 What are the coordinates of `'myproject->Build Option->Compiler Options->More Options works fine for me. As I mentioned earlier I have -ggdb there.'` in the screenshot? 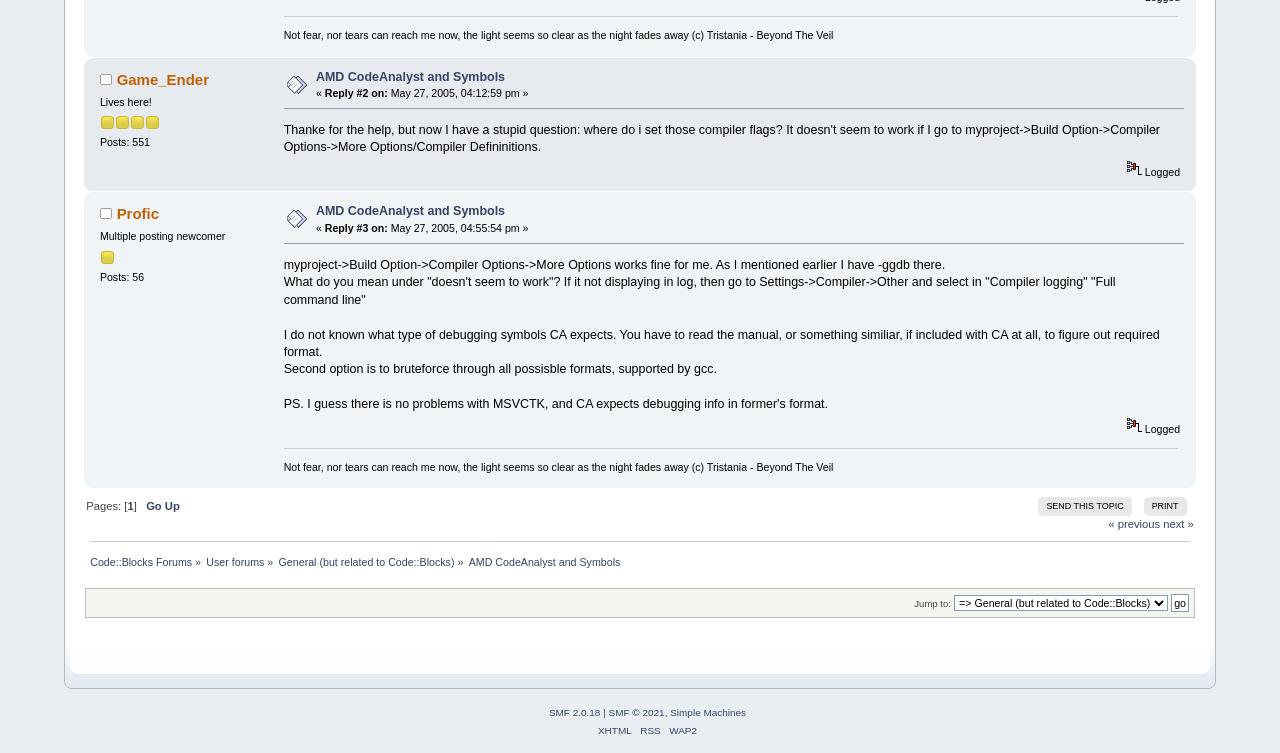 It's located at (613, 264).